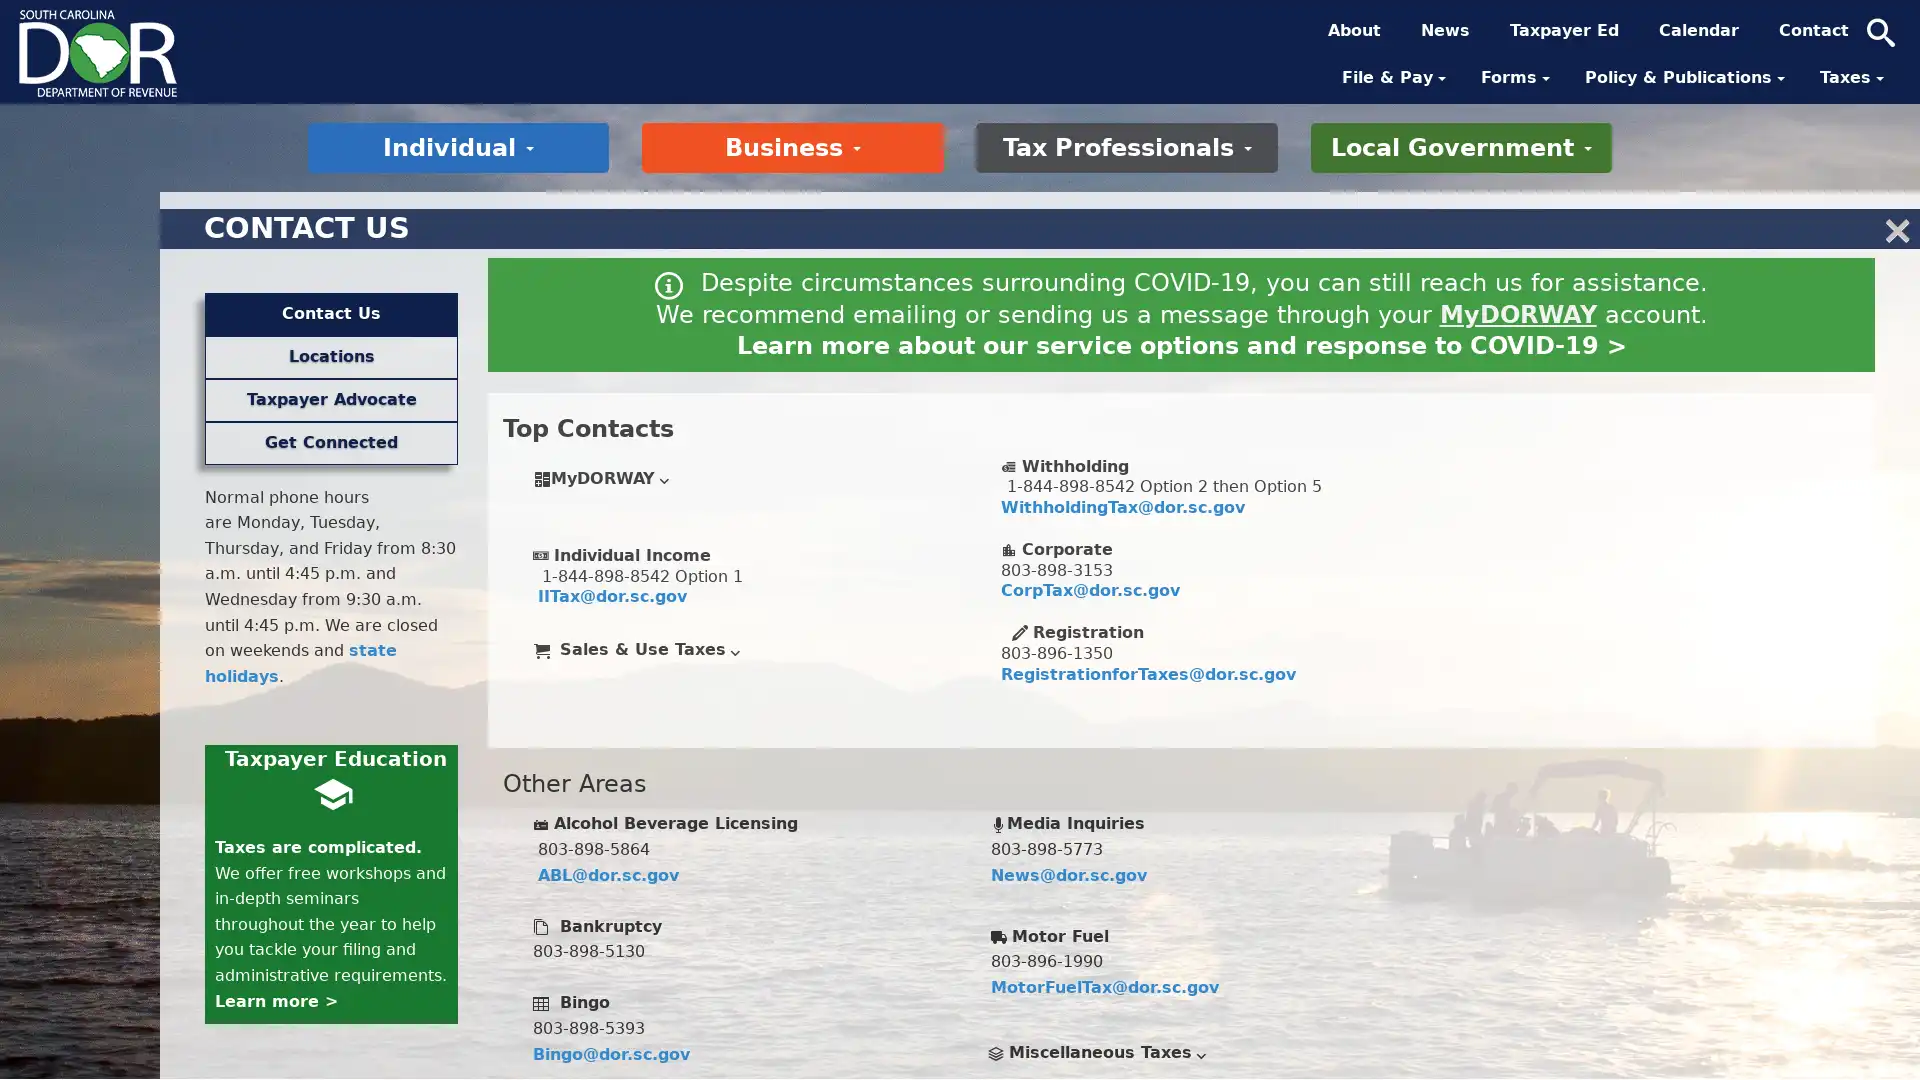  I want to click on Policy & Publications, so click(1686, 76).